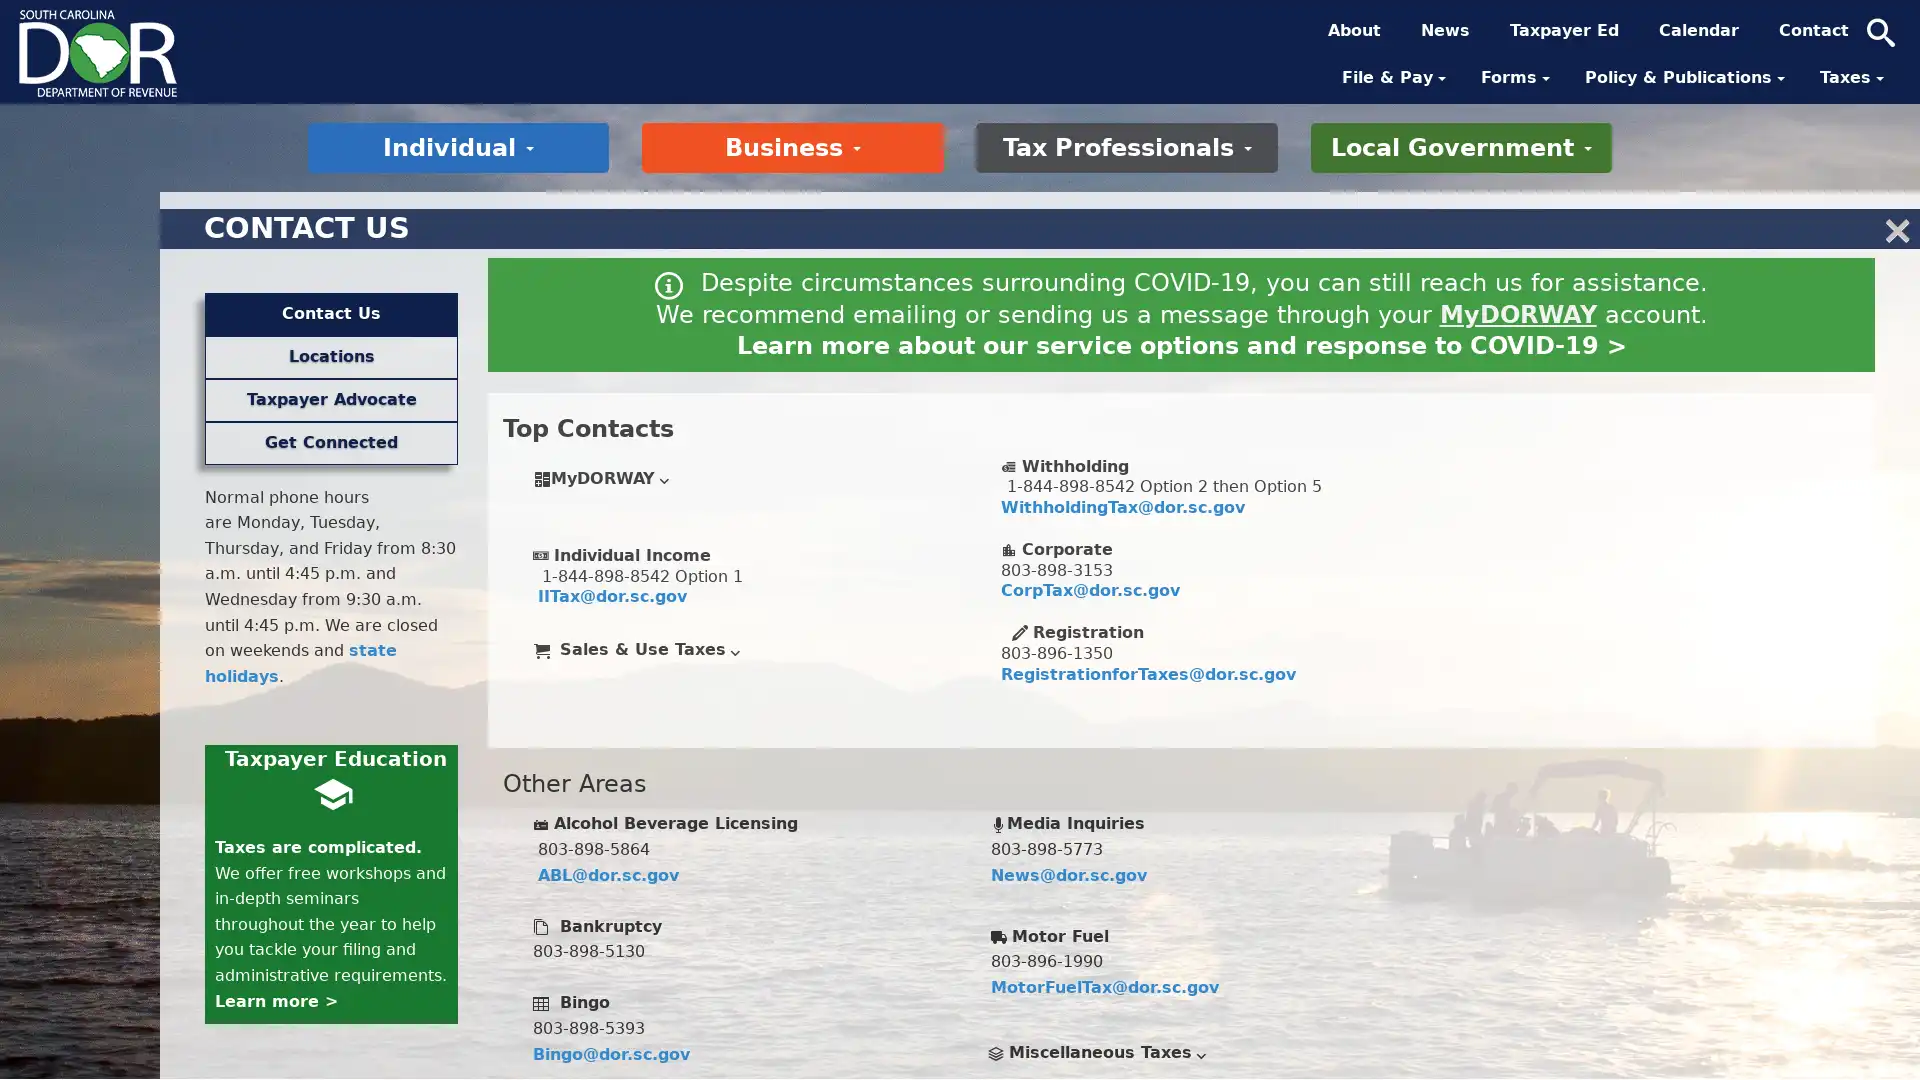  I want to click on Policy & Publications, so click(1686, 76).